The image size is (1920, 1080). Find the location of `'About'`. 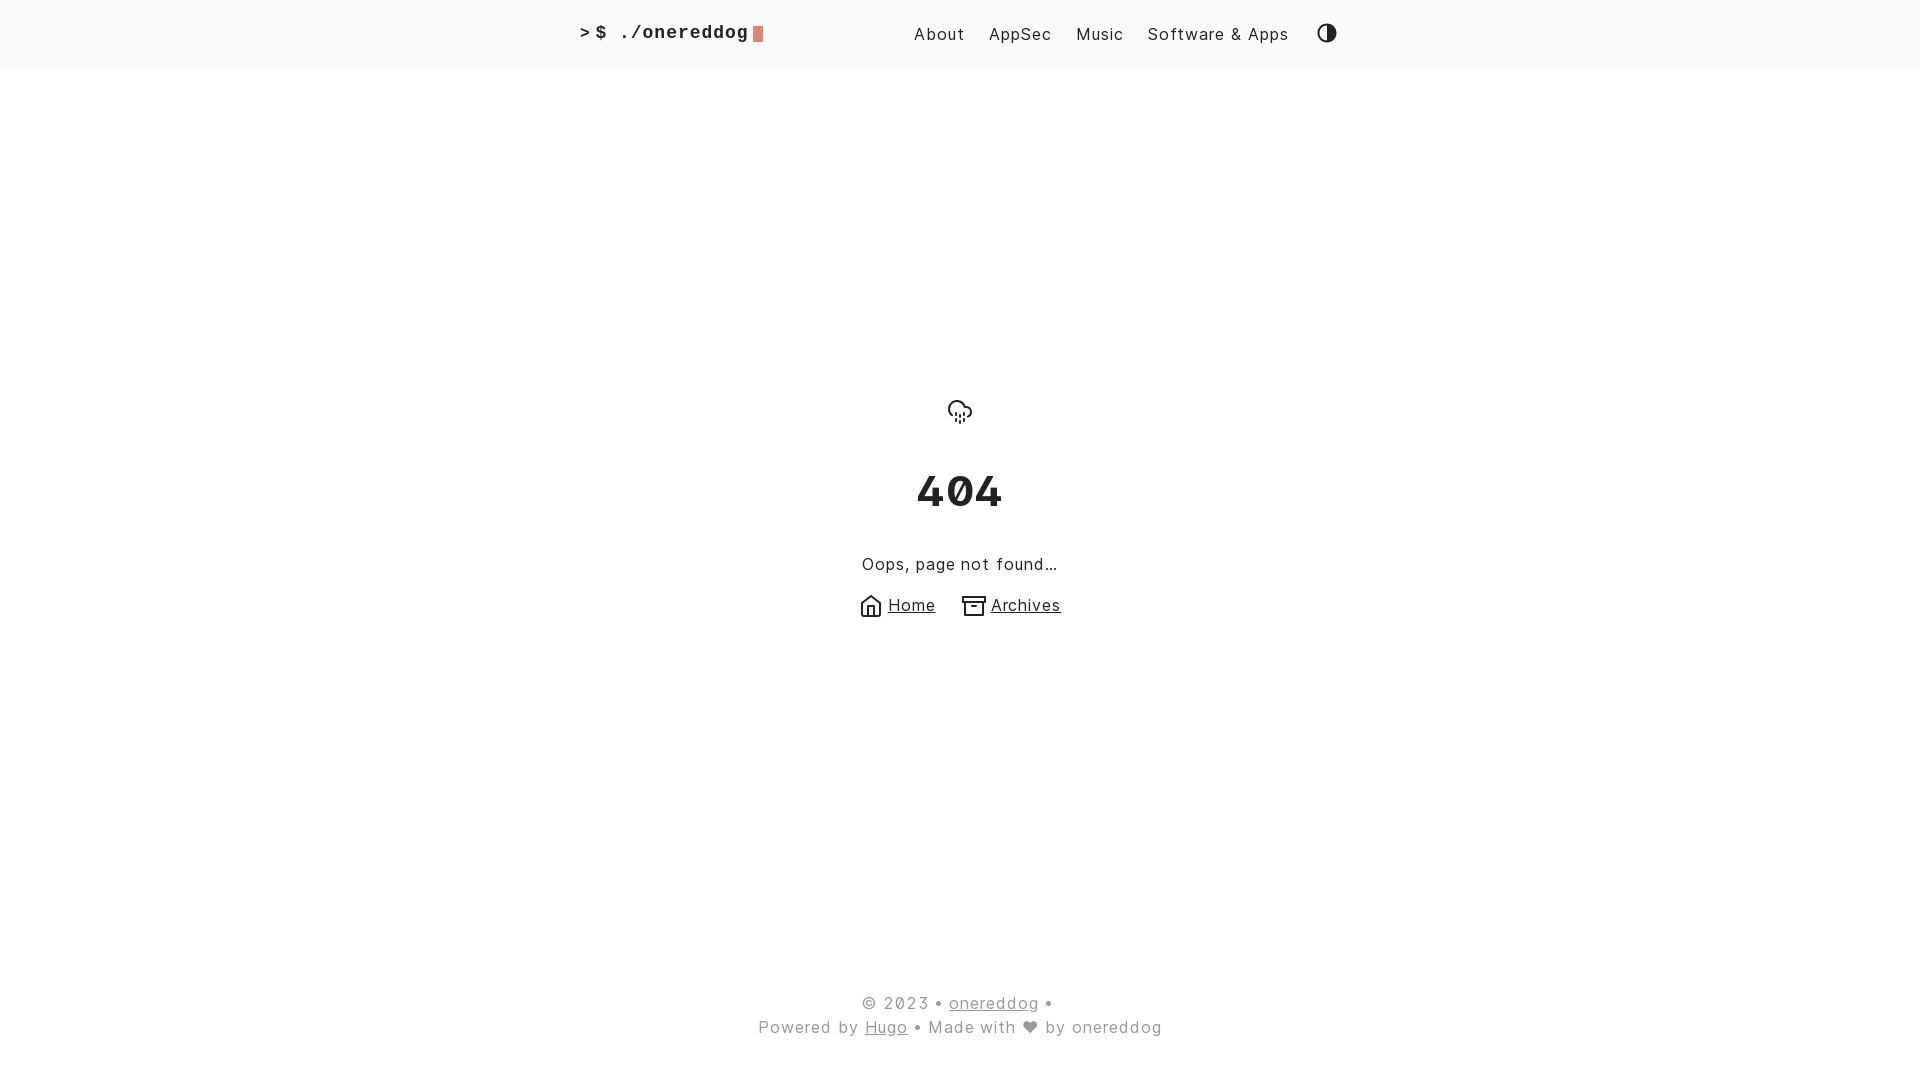

'About' is located at coordinates (938, 34).